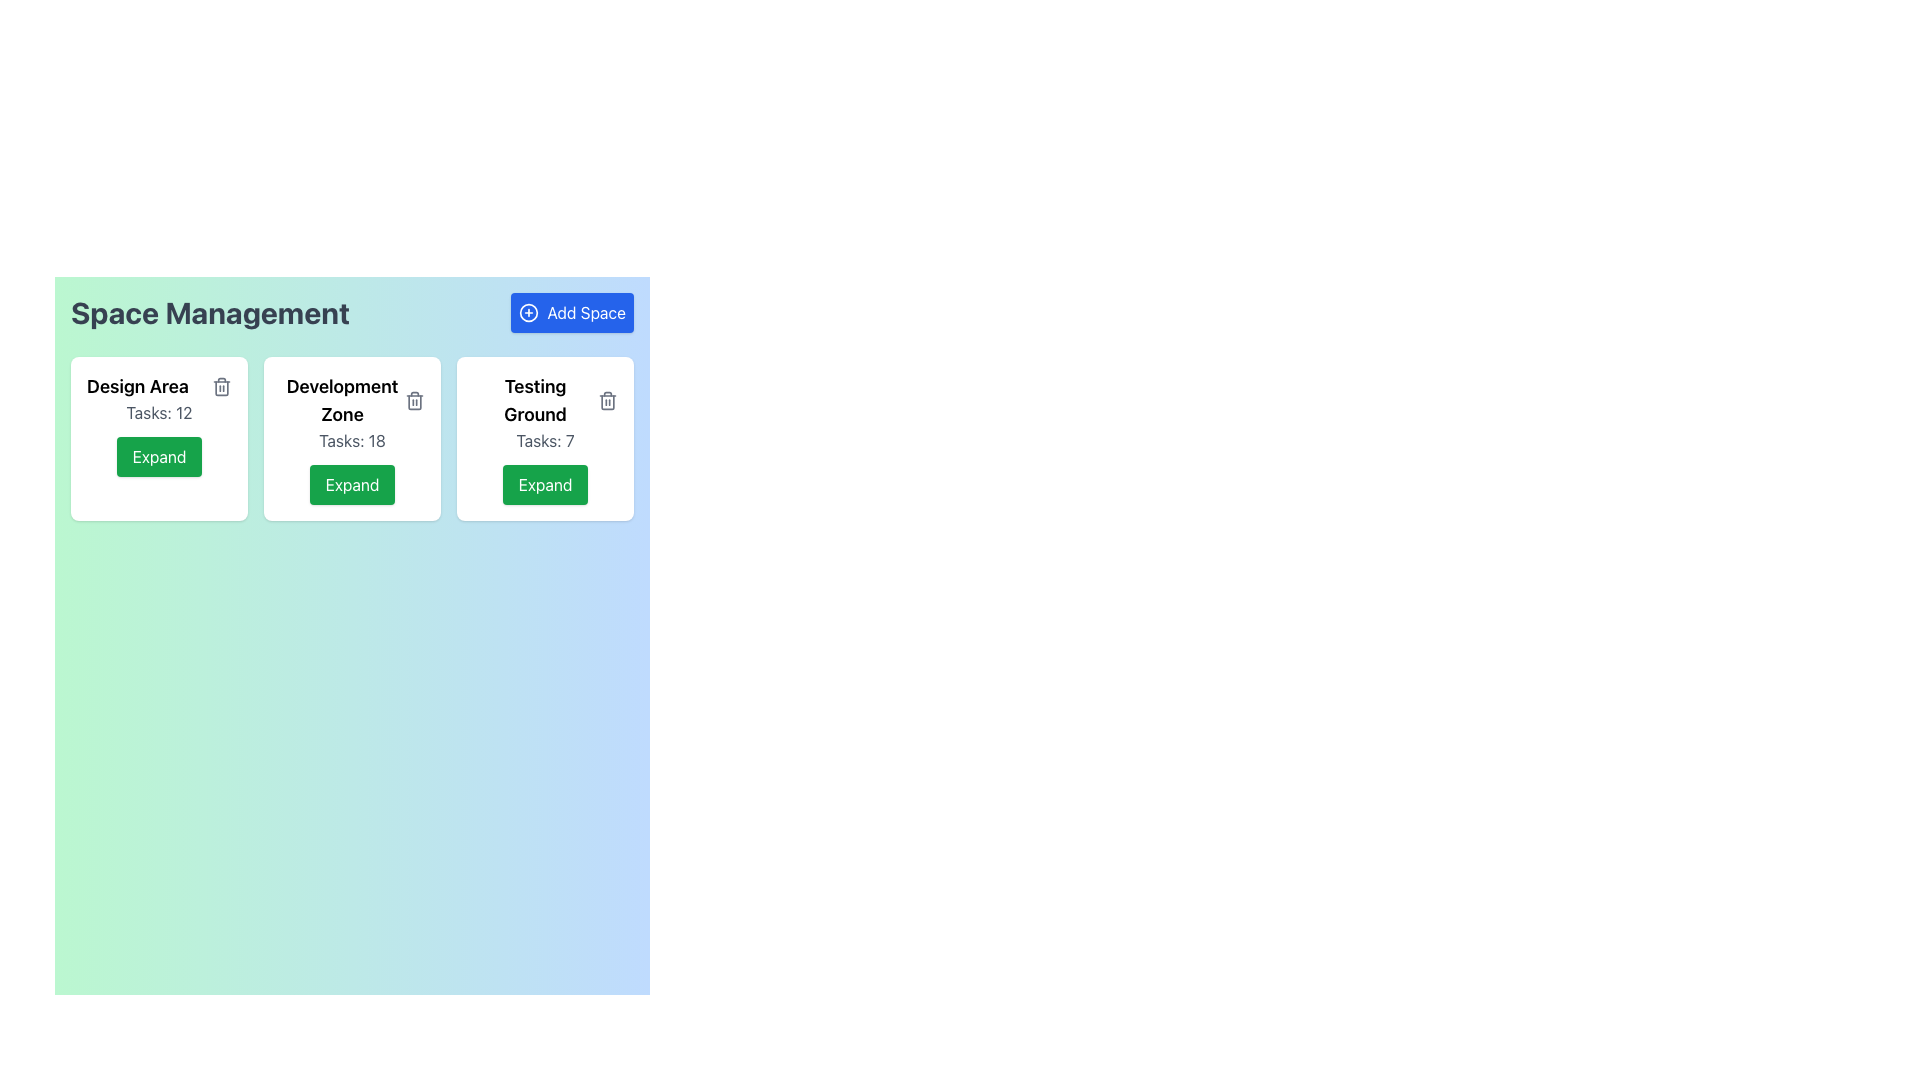 The width and height of the screenshot is (1920, 1080). What do you see at coordinates (529, 312) in the screenshot?
I see `the outermost SVG Circle that represents the 'Add Space' button, located at the far-right side of the page` at bounding box center [529, 312].